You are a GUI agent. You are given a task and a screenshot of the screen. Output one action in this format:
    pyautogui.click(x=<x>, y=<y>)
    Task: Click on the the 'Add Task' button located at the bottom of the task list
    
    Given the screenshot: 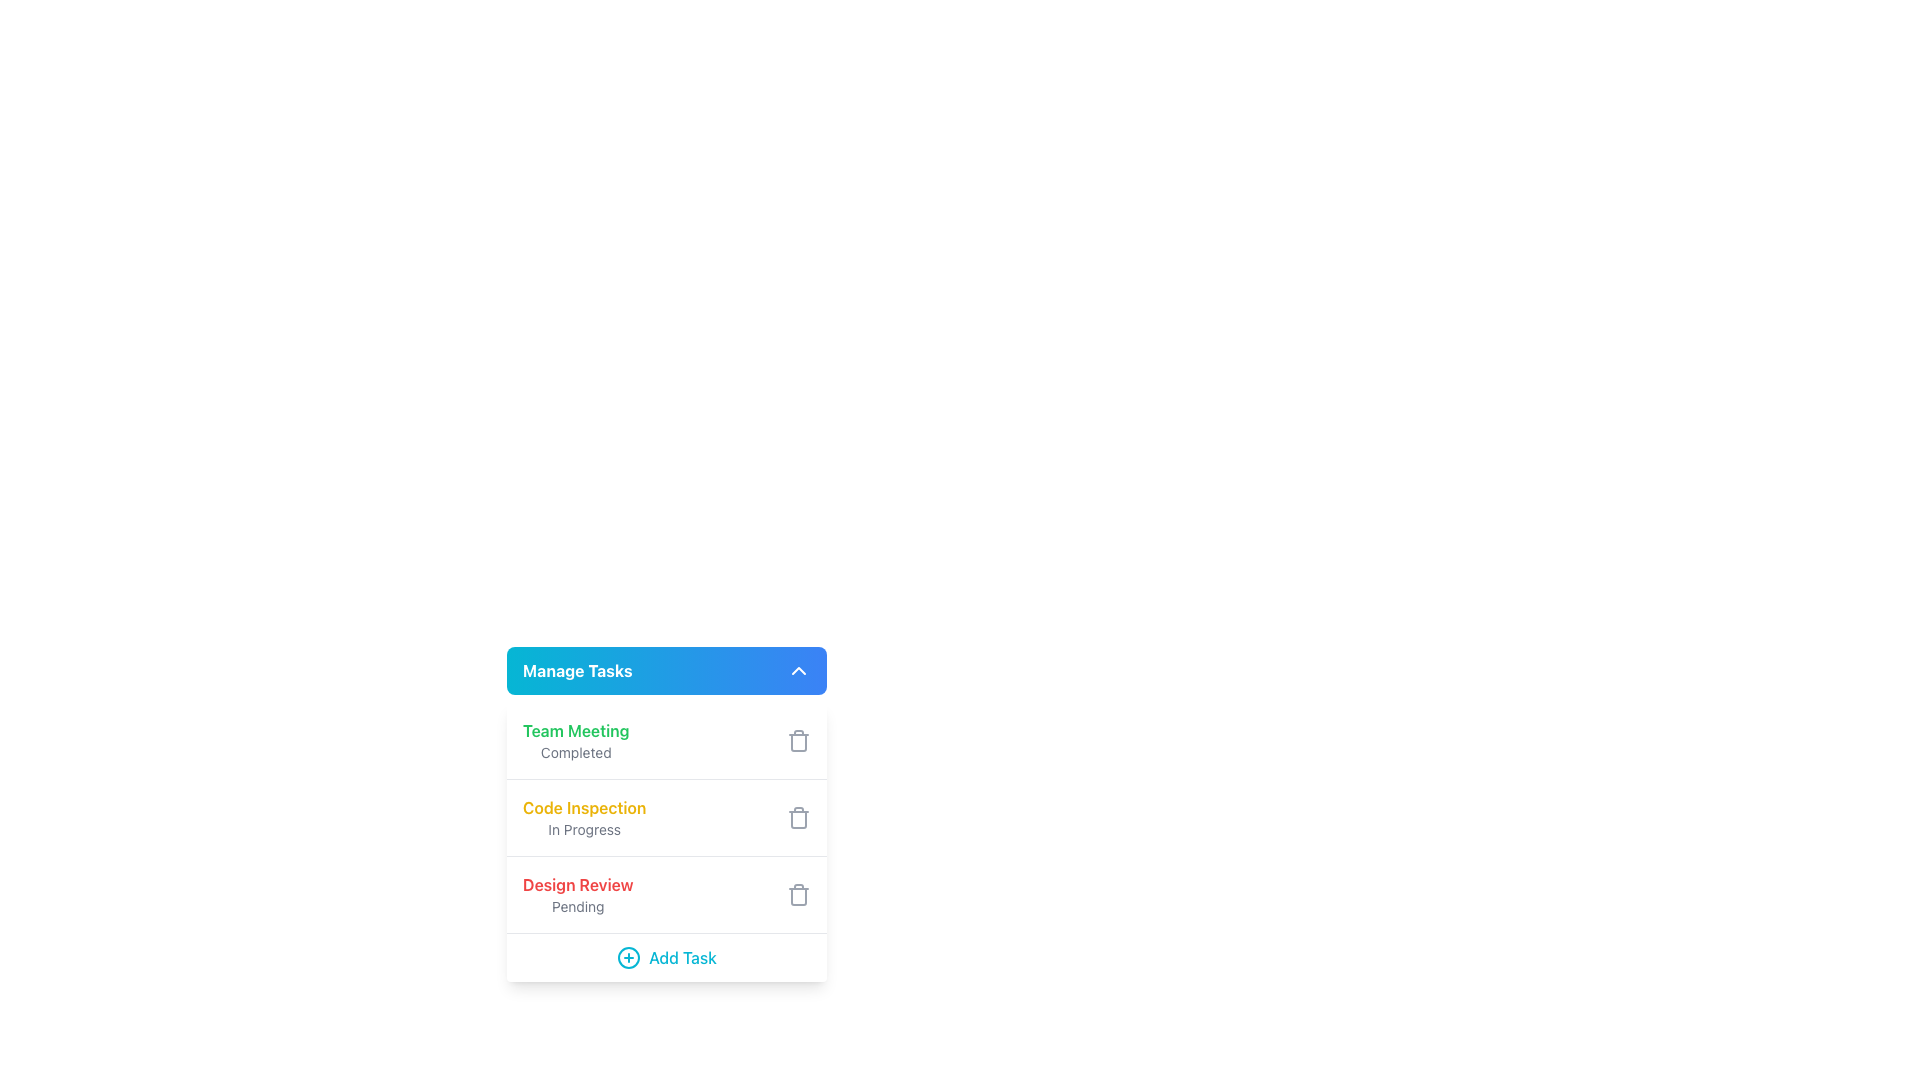 What is the action you would take?
    pyautogui.click(x=667, y=956)
    